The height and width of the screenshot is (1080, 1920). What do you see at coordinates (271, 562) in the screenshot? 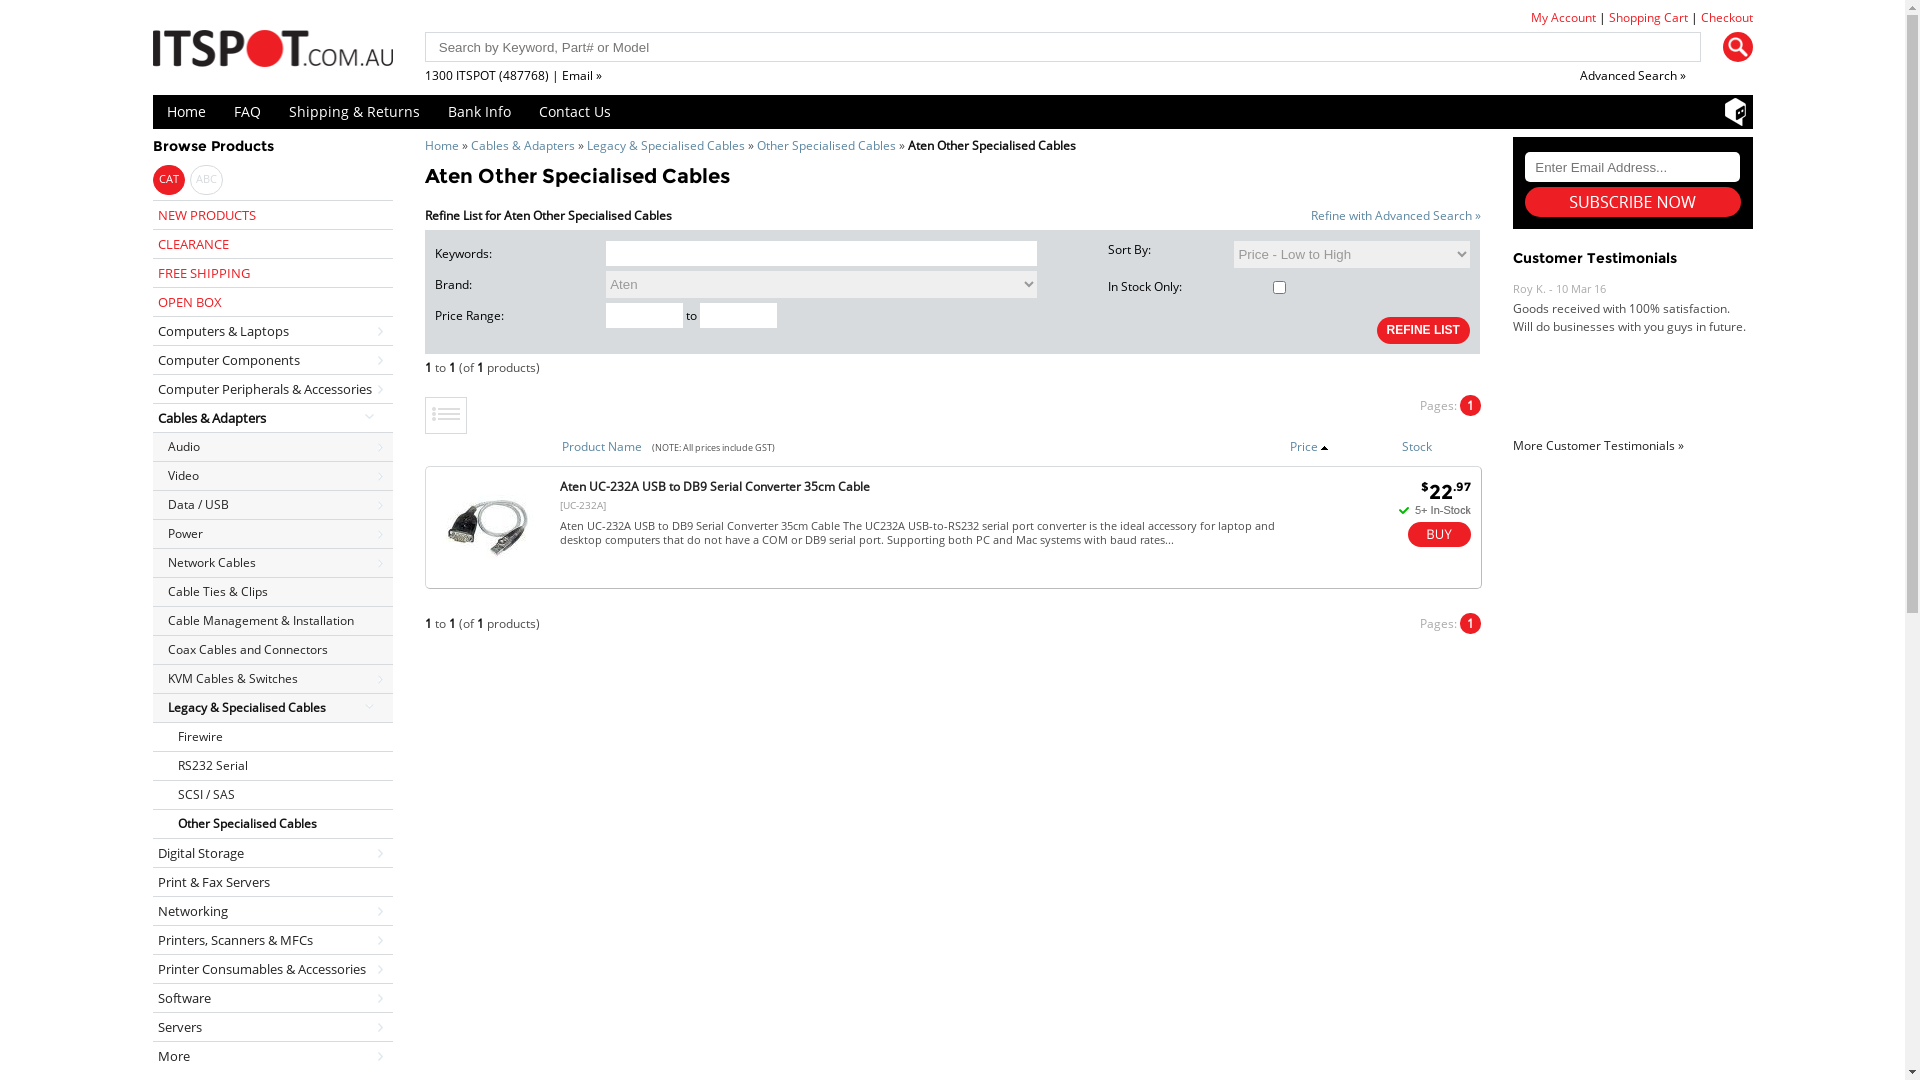
I see `'Network Cables'` at bounding box center [271, 562].